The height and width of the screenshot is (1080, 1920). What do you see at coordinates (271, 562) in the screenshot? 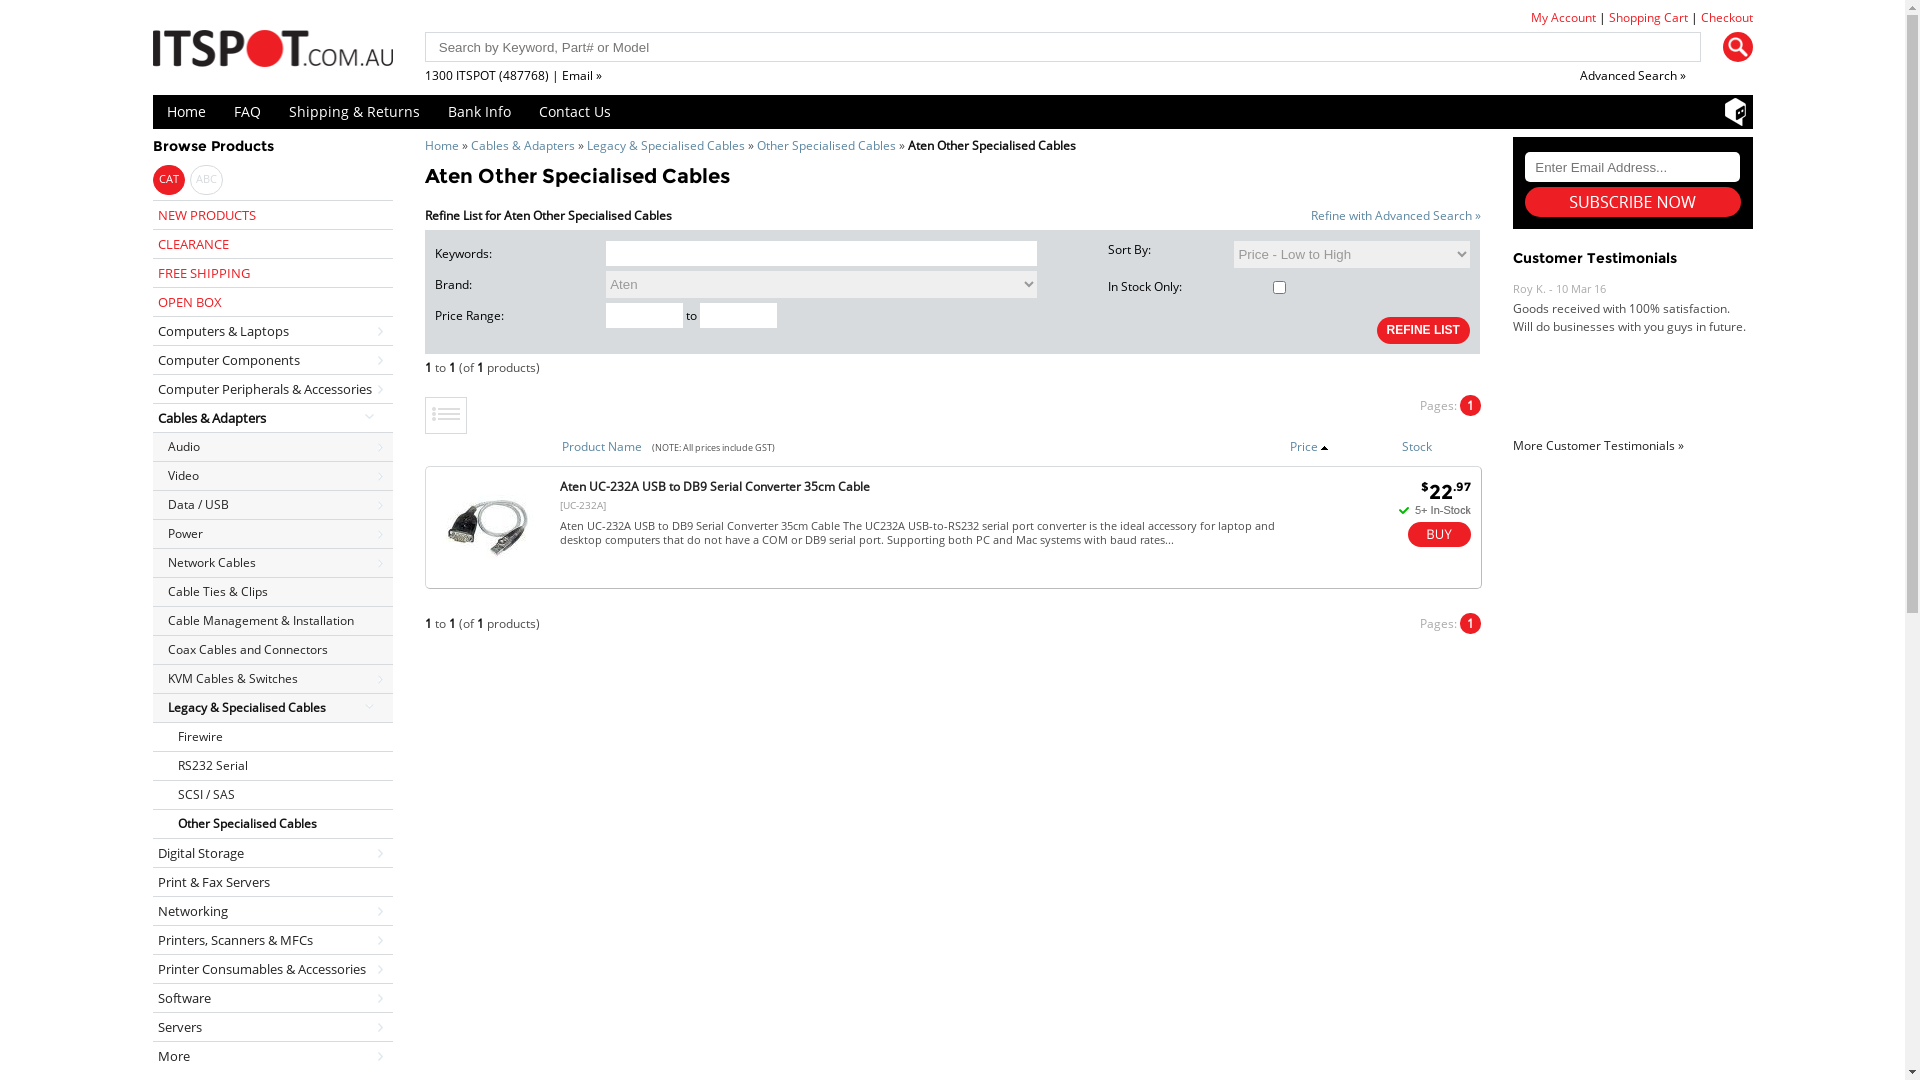
I see `'Network Cables'` at bounding box center [271, 562].